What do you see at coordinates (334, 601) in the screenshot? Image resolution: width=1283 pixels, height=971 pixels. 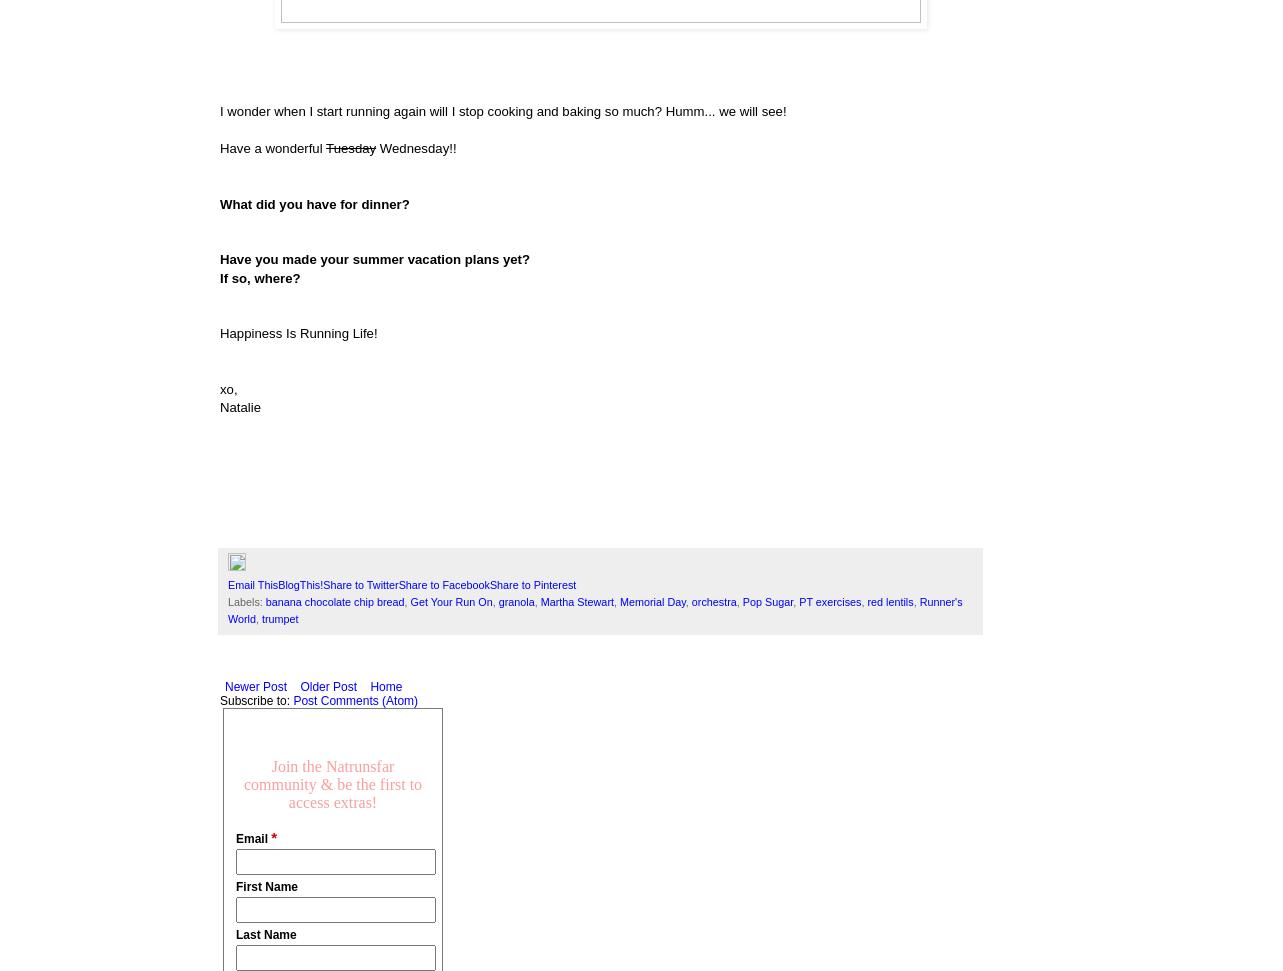 I see `'banana chocolate chip bread'` at bounding box center [334, 601].